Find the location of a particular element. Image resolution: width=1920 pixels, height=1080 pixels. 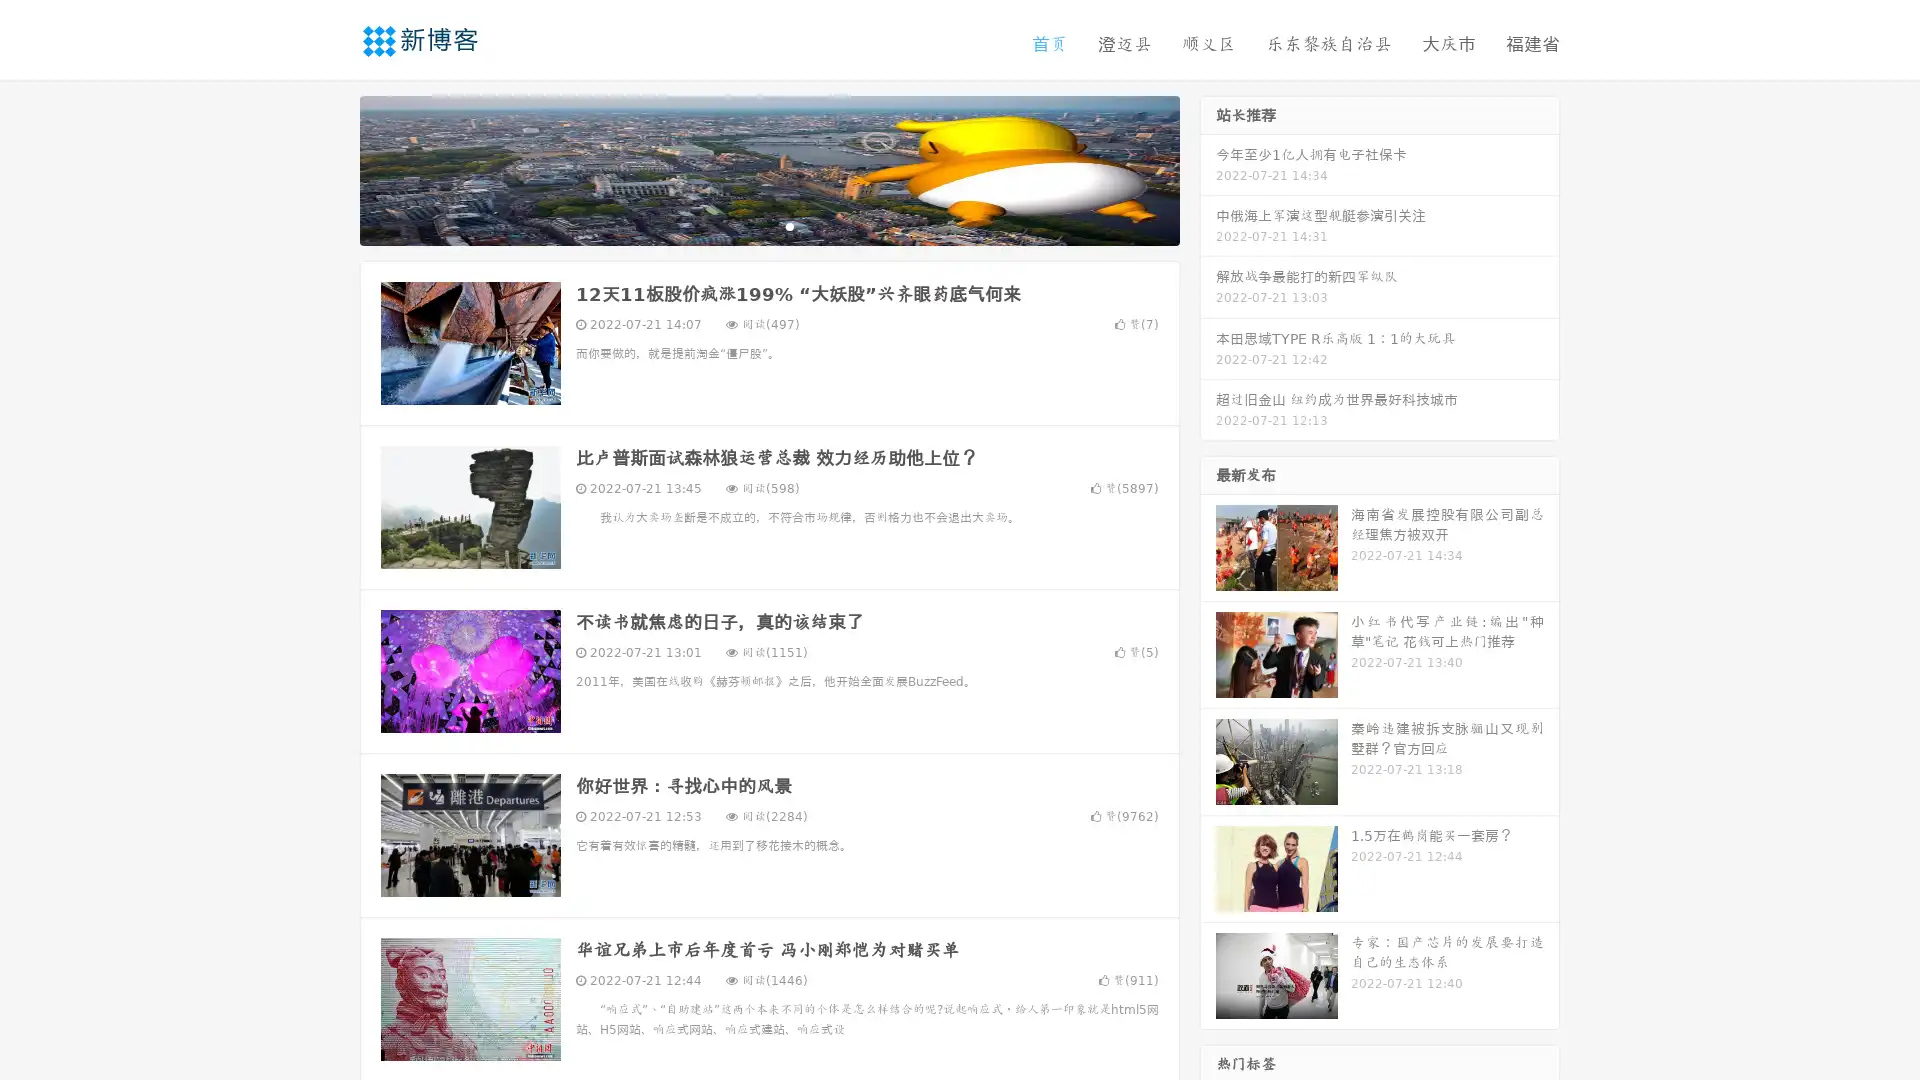

Next slide is located at coordinates (1208, 168).